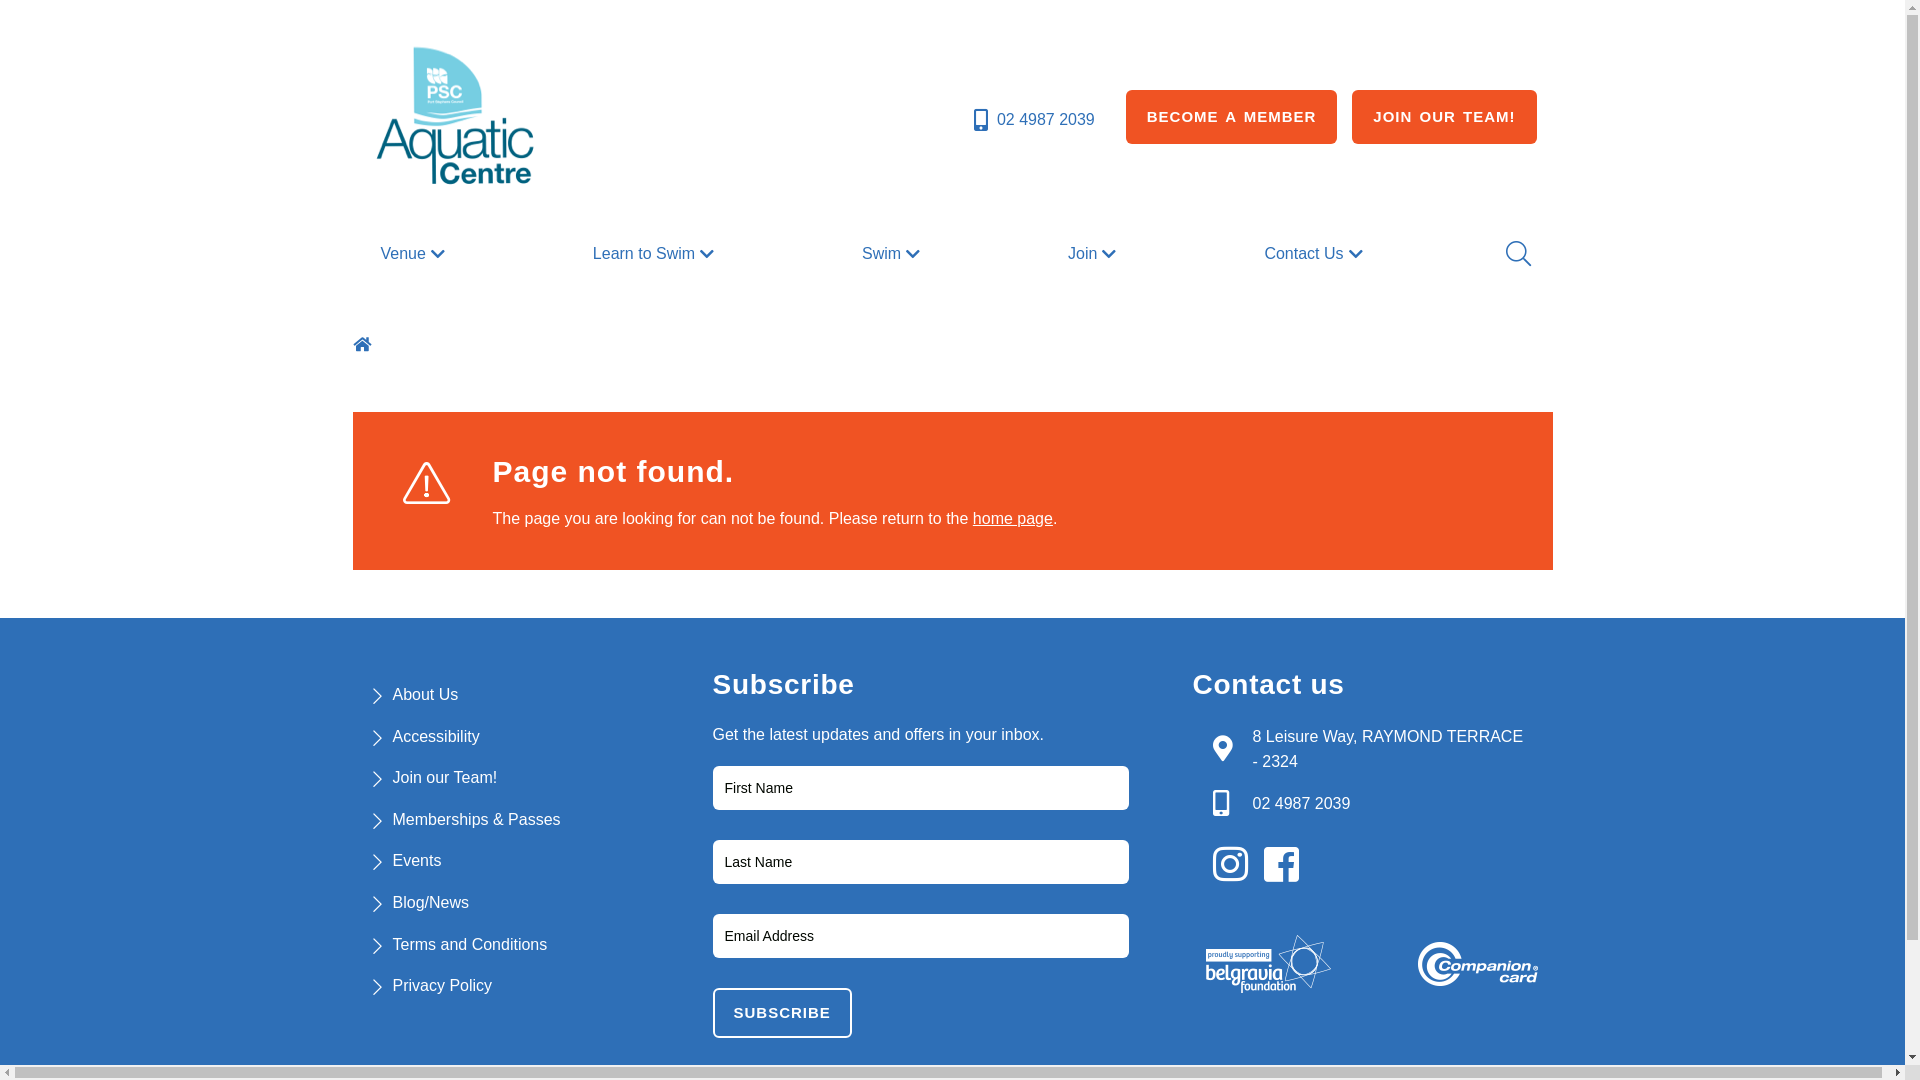  What do you see at coordinates (1231, 116) in the screenshot?
I see `'BECOME A MEMBER'` at bounding box center [1231, 116].